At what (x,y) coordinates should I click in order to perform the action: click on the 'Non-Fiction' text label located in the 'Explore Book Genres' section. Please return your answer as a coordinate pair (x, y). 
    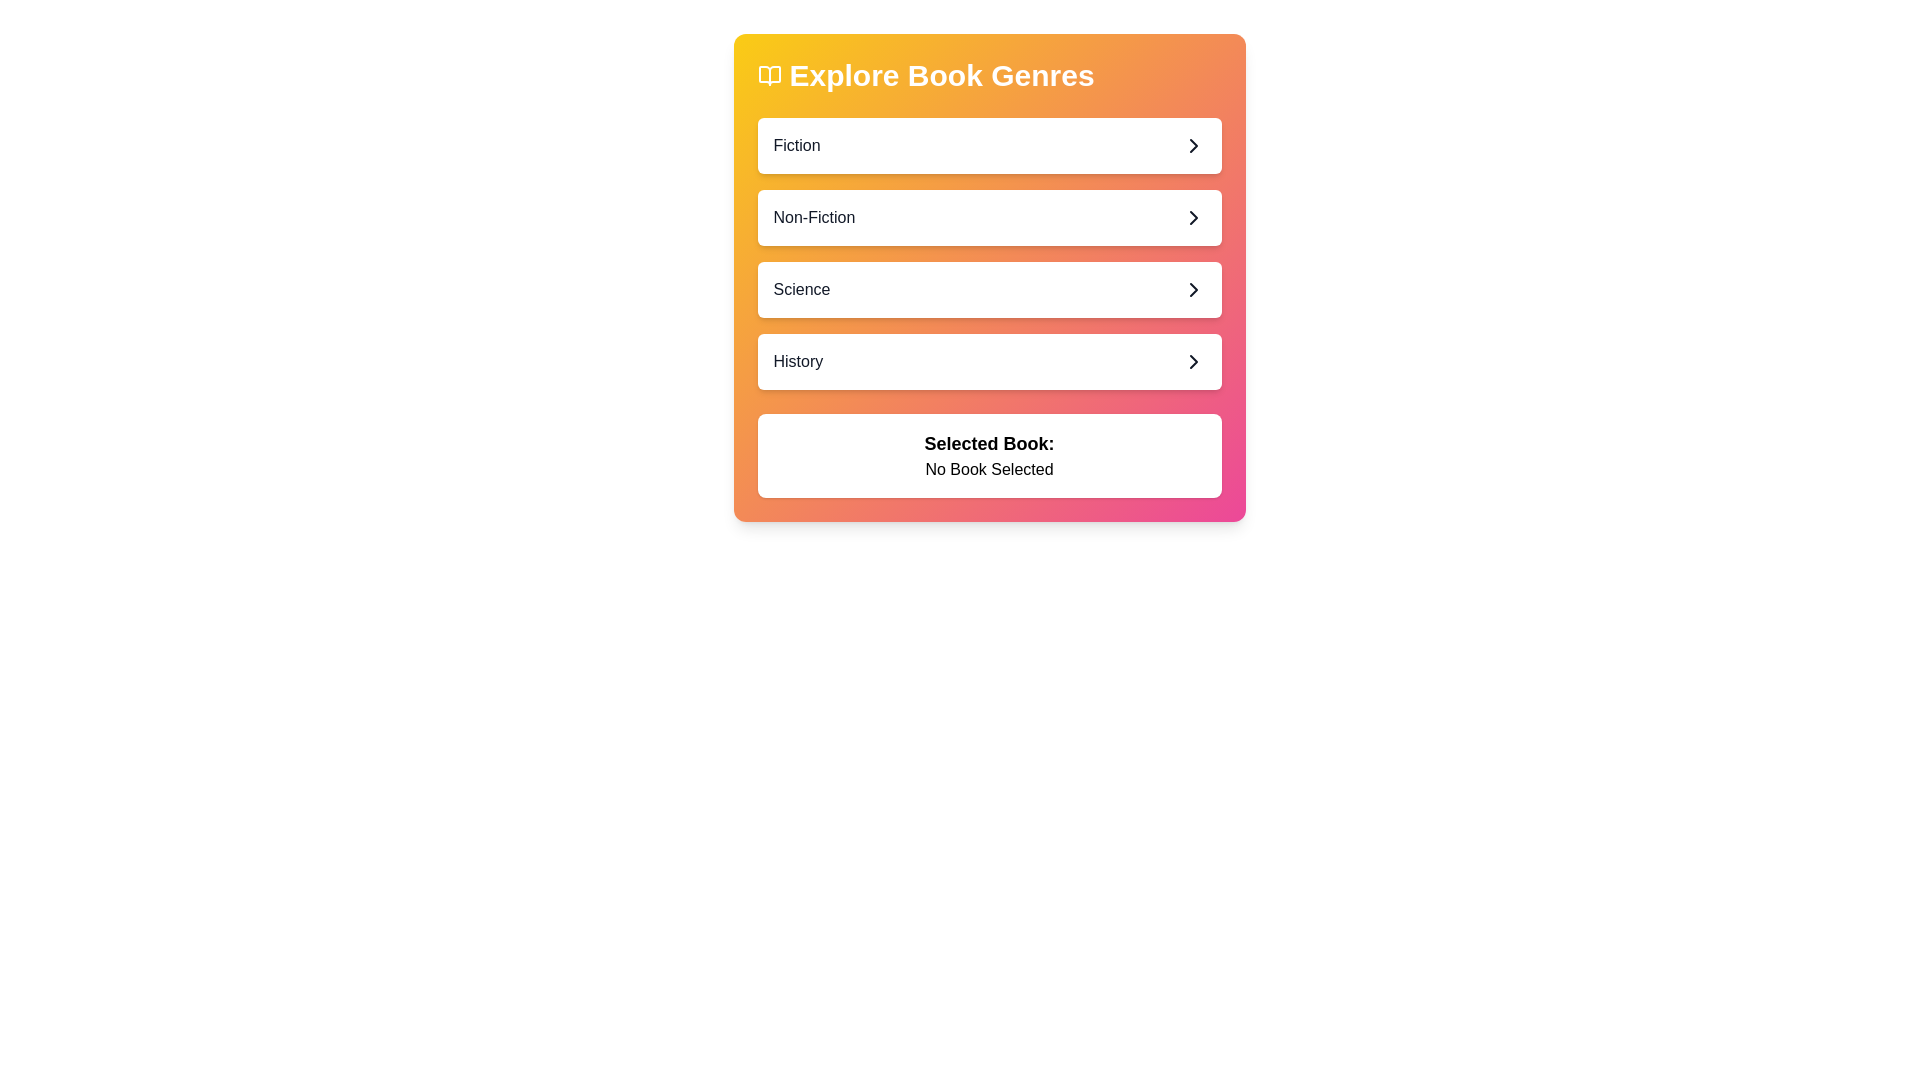
    Looking at the image, I should click on (814, 218).